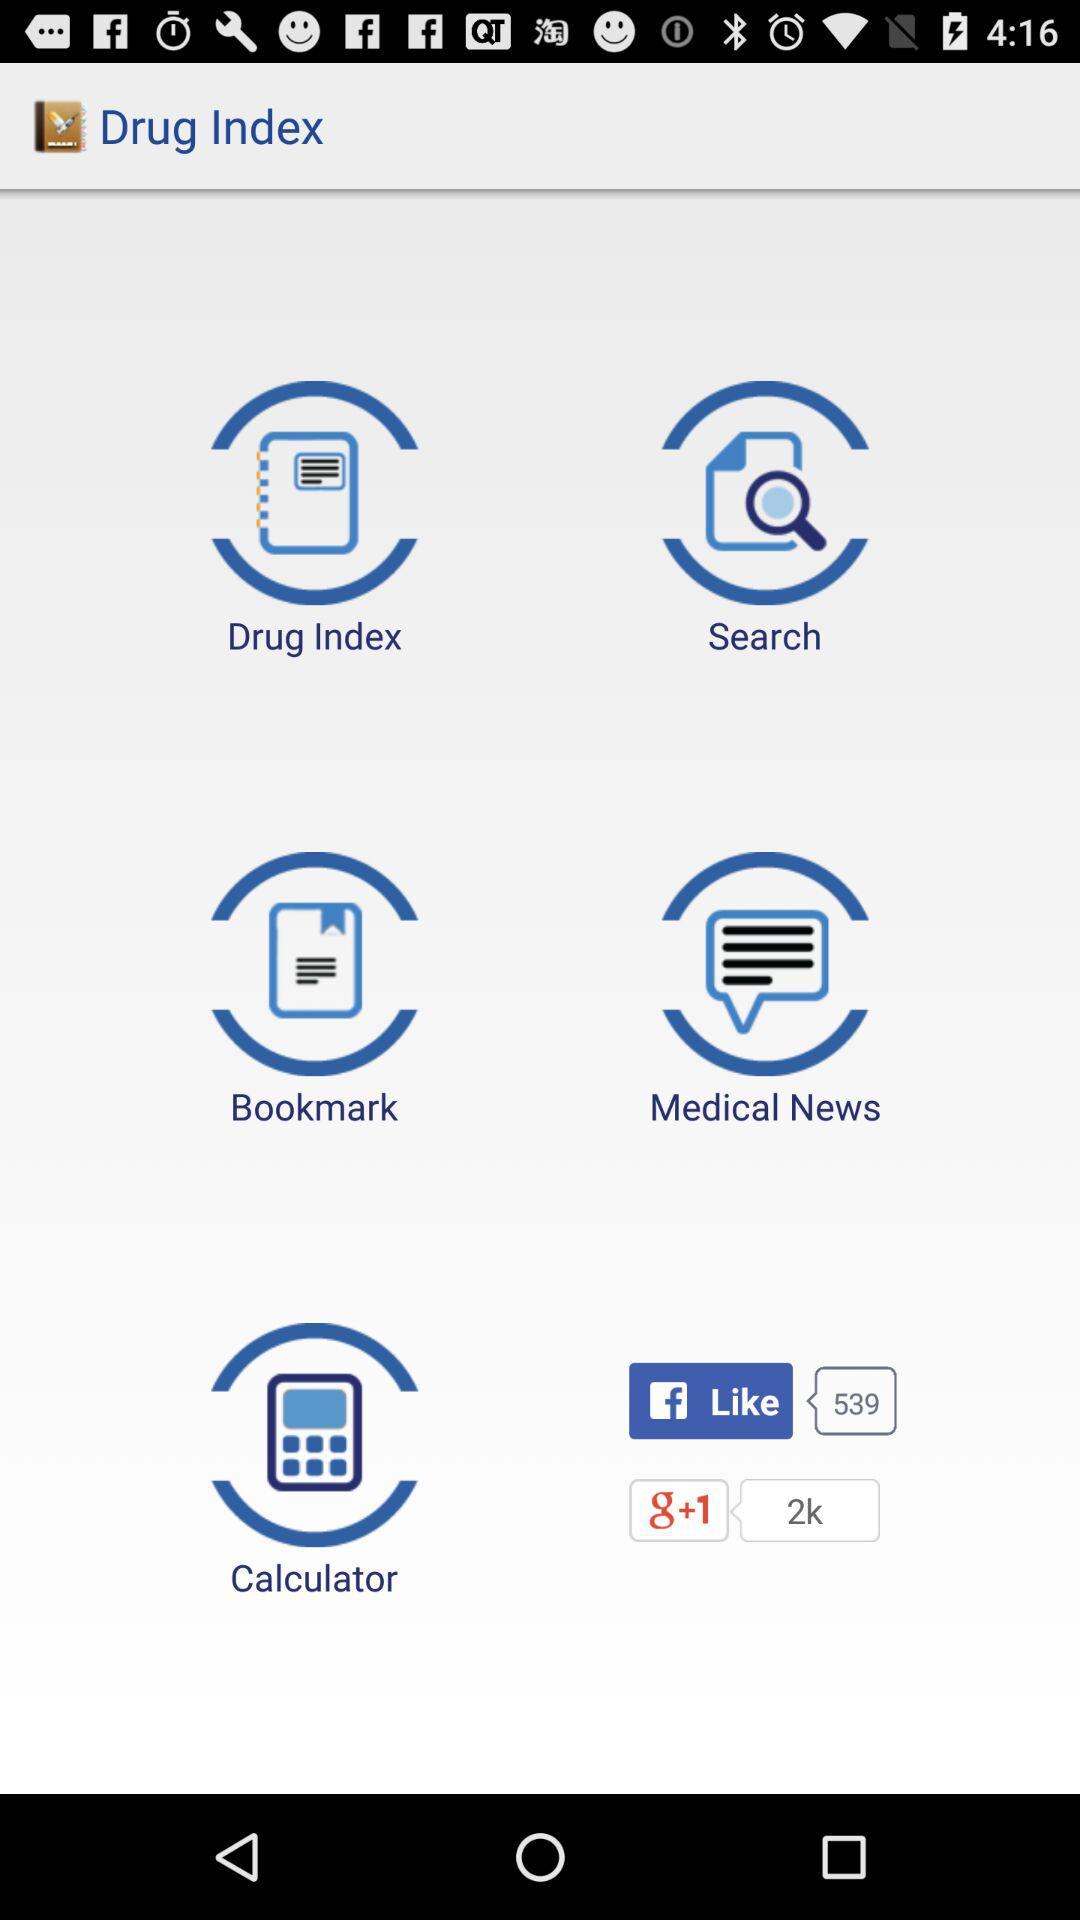 The image size is (1080, 1920). What do you see at coordinates (765, 991) in the screenshot?
I see `medical news icon` at bounding box center [765, 991].